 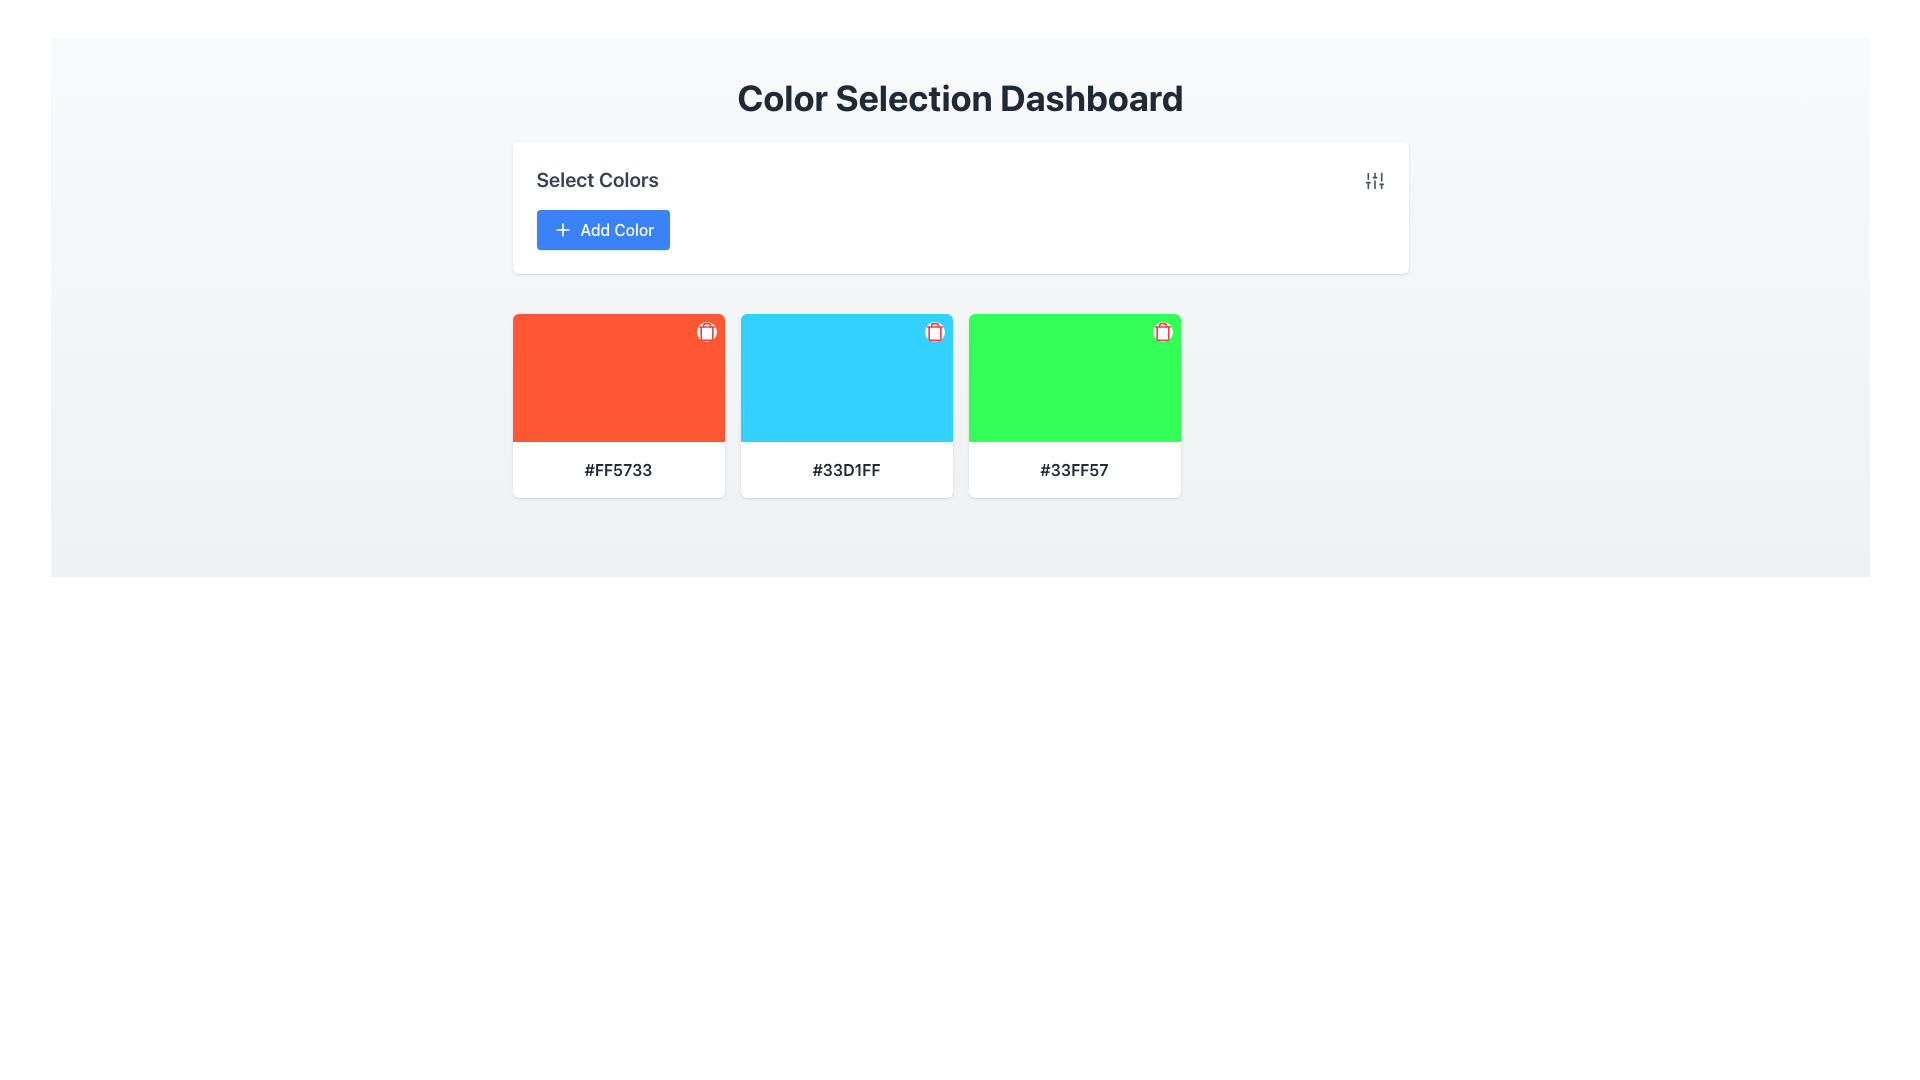 I want to click on the displayed text label reading '#33D1FF', which is styled with bold and dark-gray font and centrally aligned within a white rectangular box, so click(x=846, y=470).